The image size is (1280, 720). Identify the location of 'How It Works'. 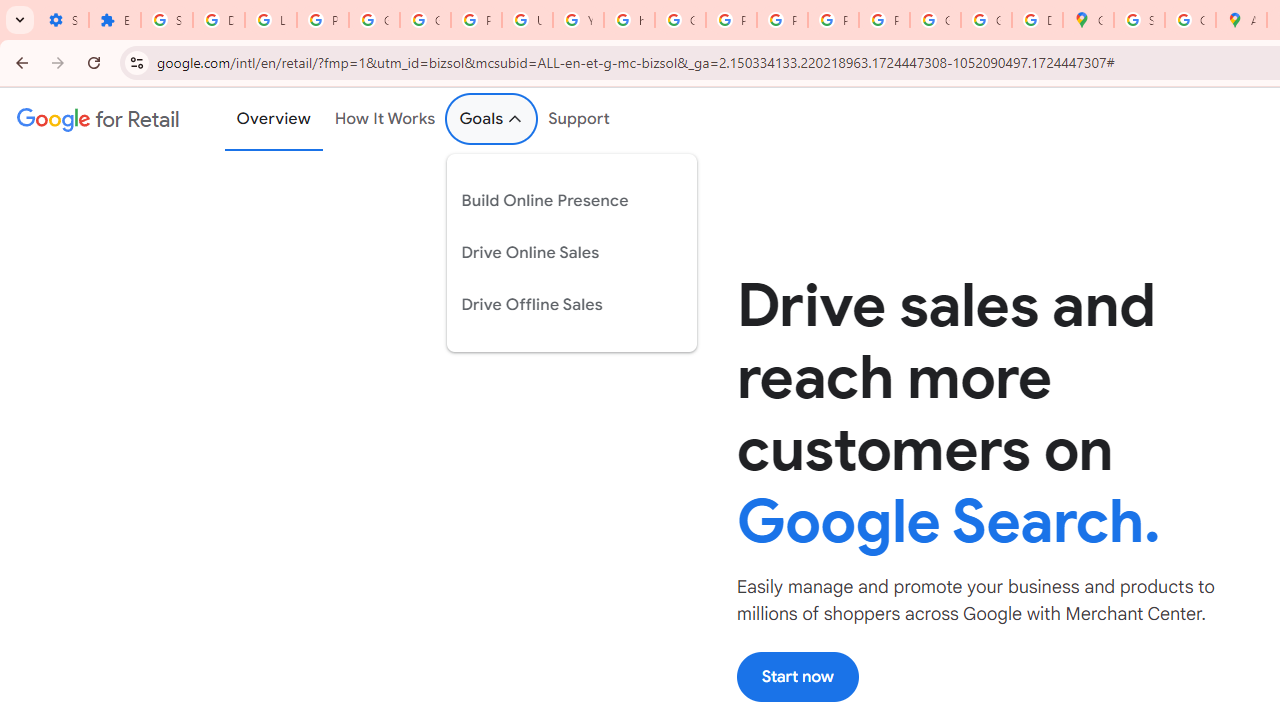
(385, 119).